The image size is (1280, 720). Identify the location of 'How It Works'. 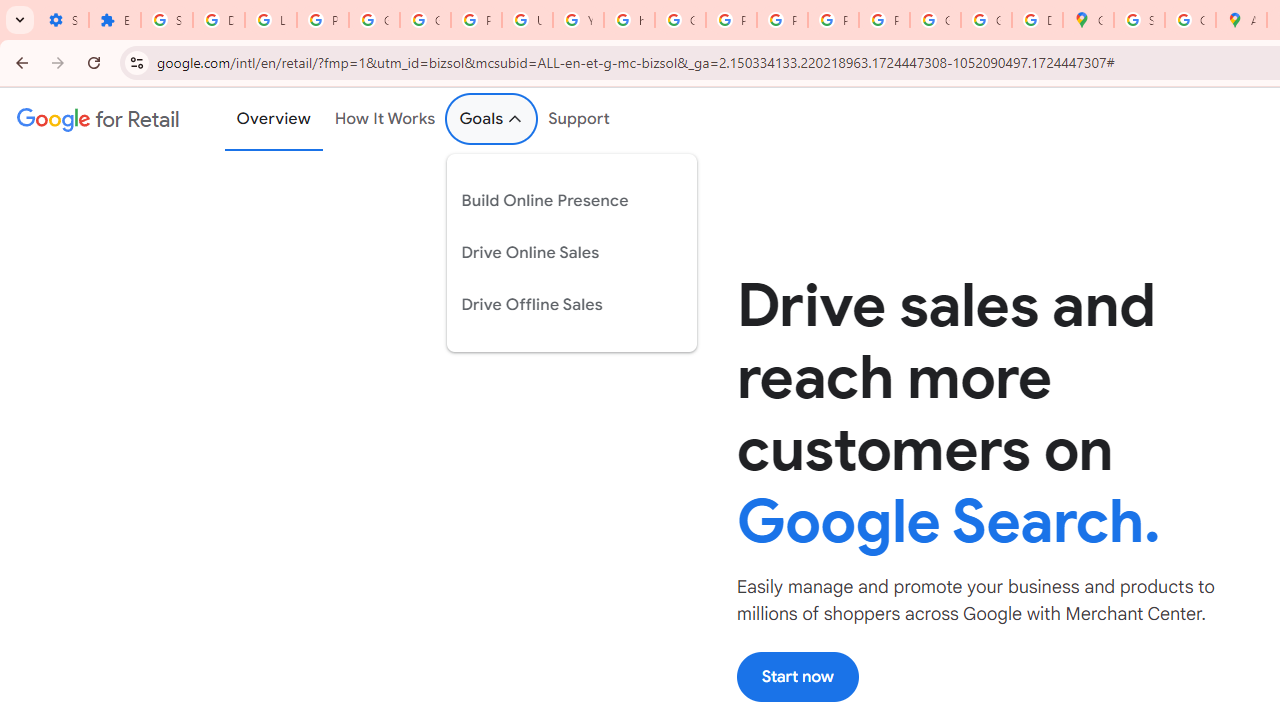
(385, 119).